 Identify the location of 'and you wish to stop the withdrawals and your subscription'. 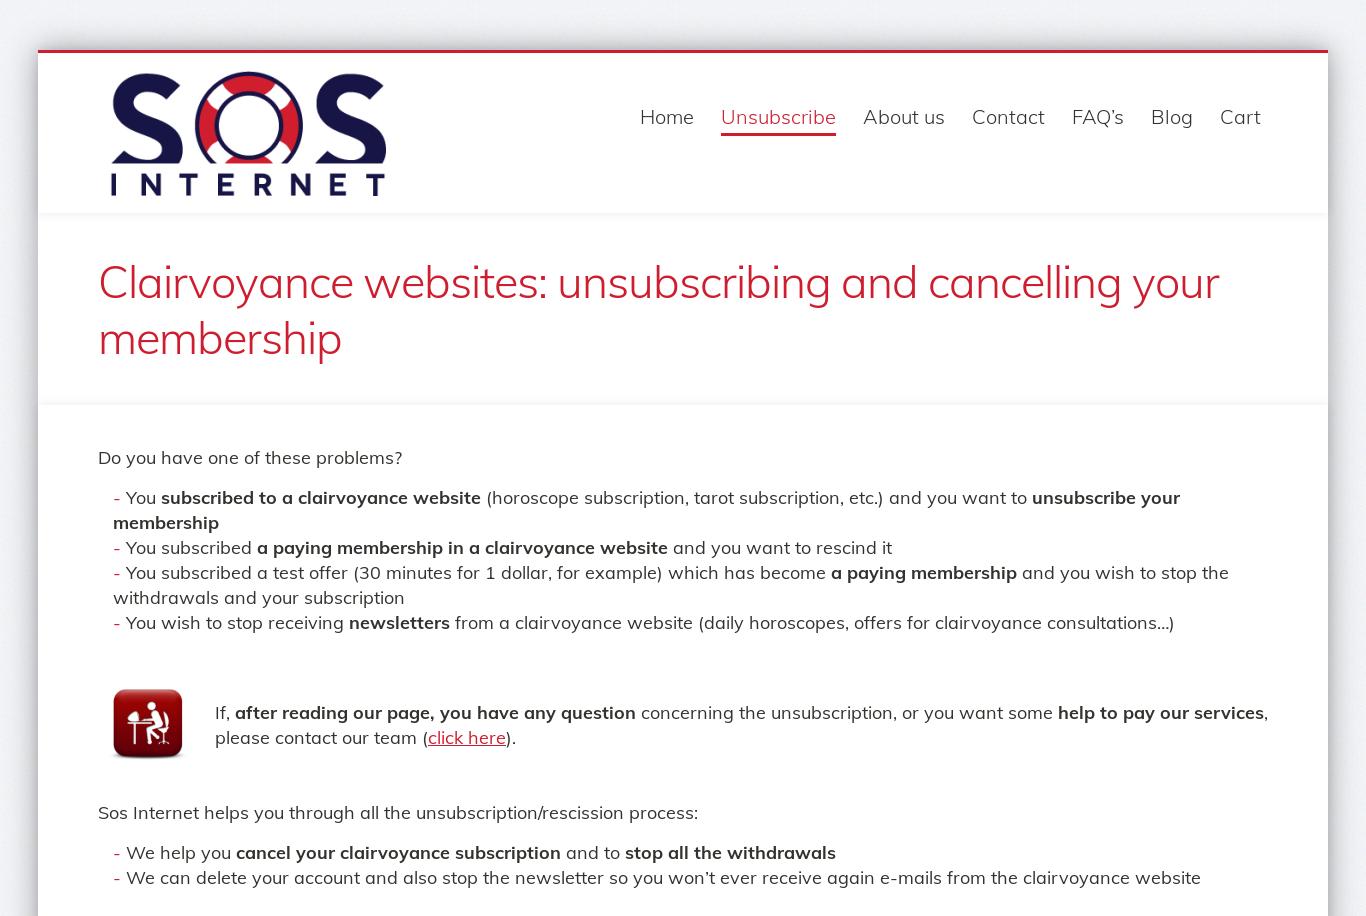
(669, 584).